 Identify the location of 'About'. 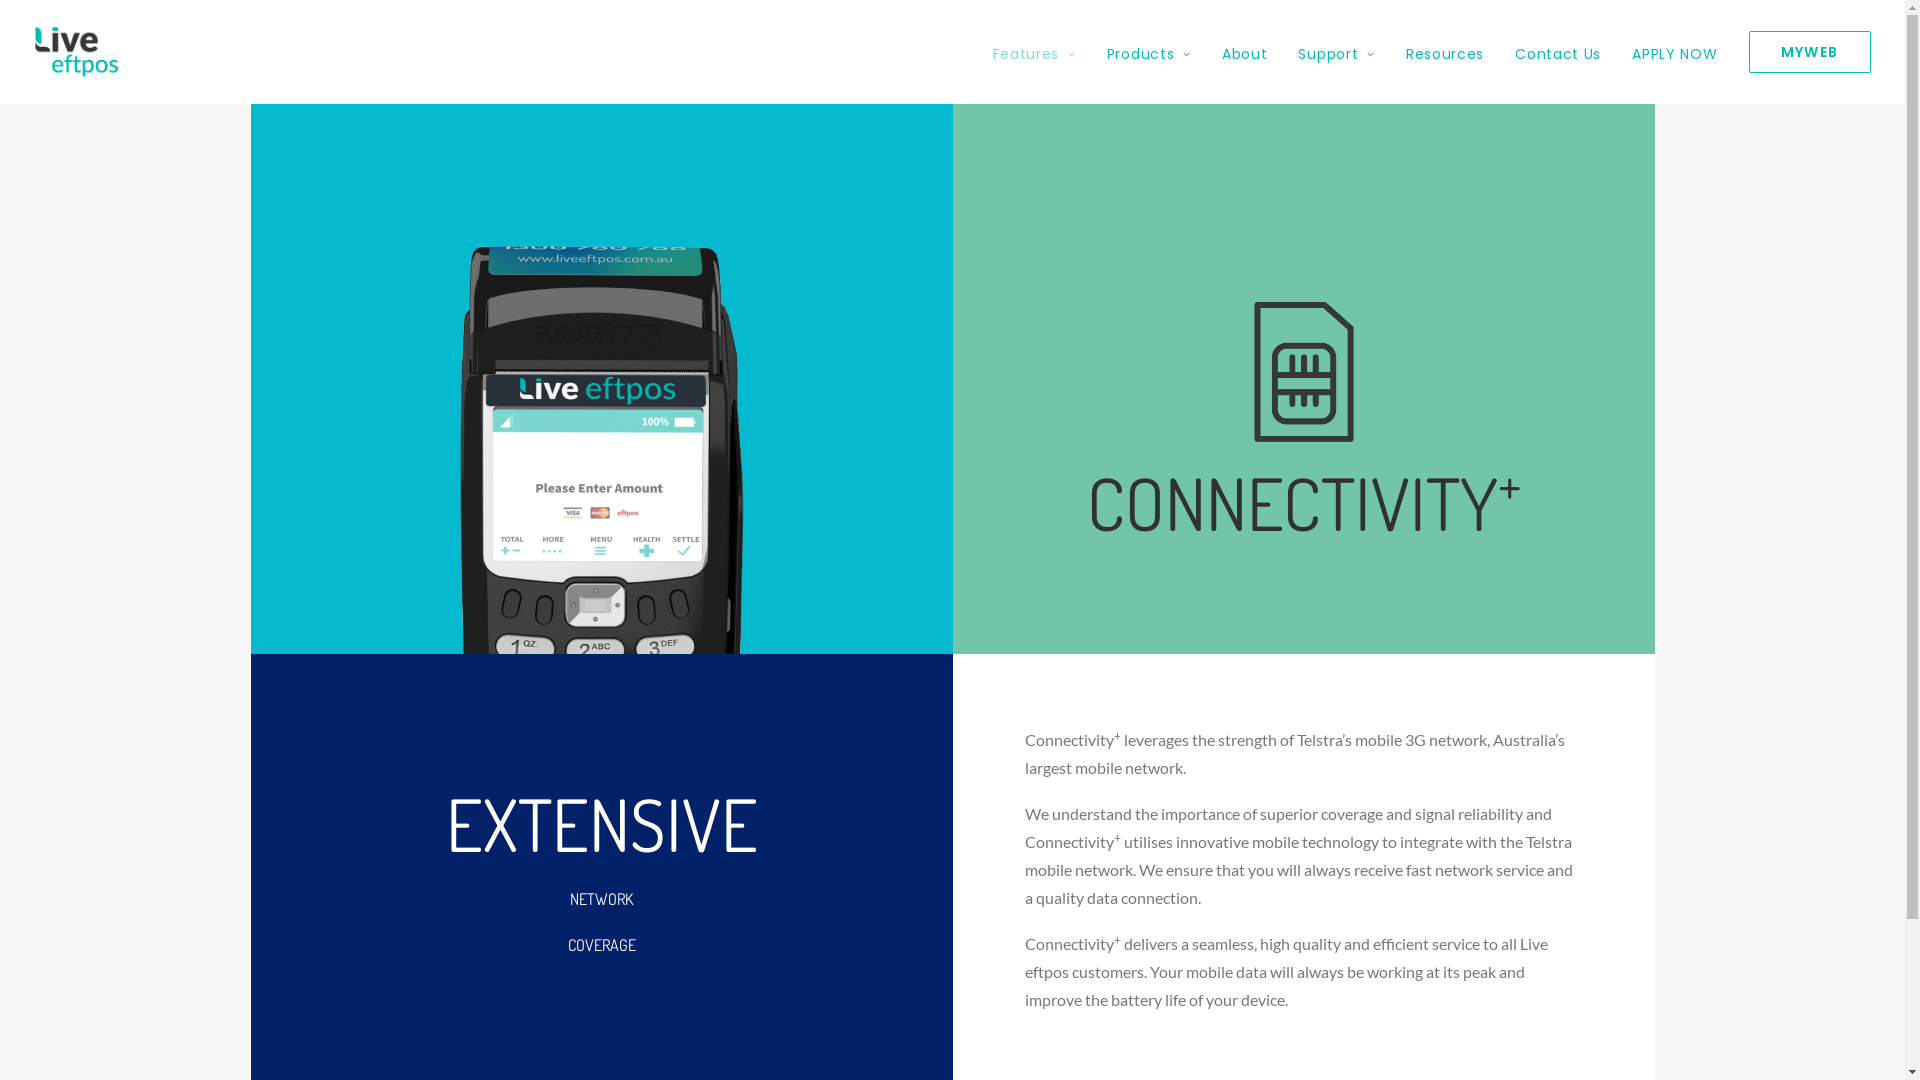
(1207, 50).